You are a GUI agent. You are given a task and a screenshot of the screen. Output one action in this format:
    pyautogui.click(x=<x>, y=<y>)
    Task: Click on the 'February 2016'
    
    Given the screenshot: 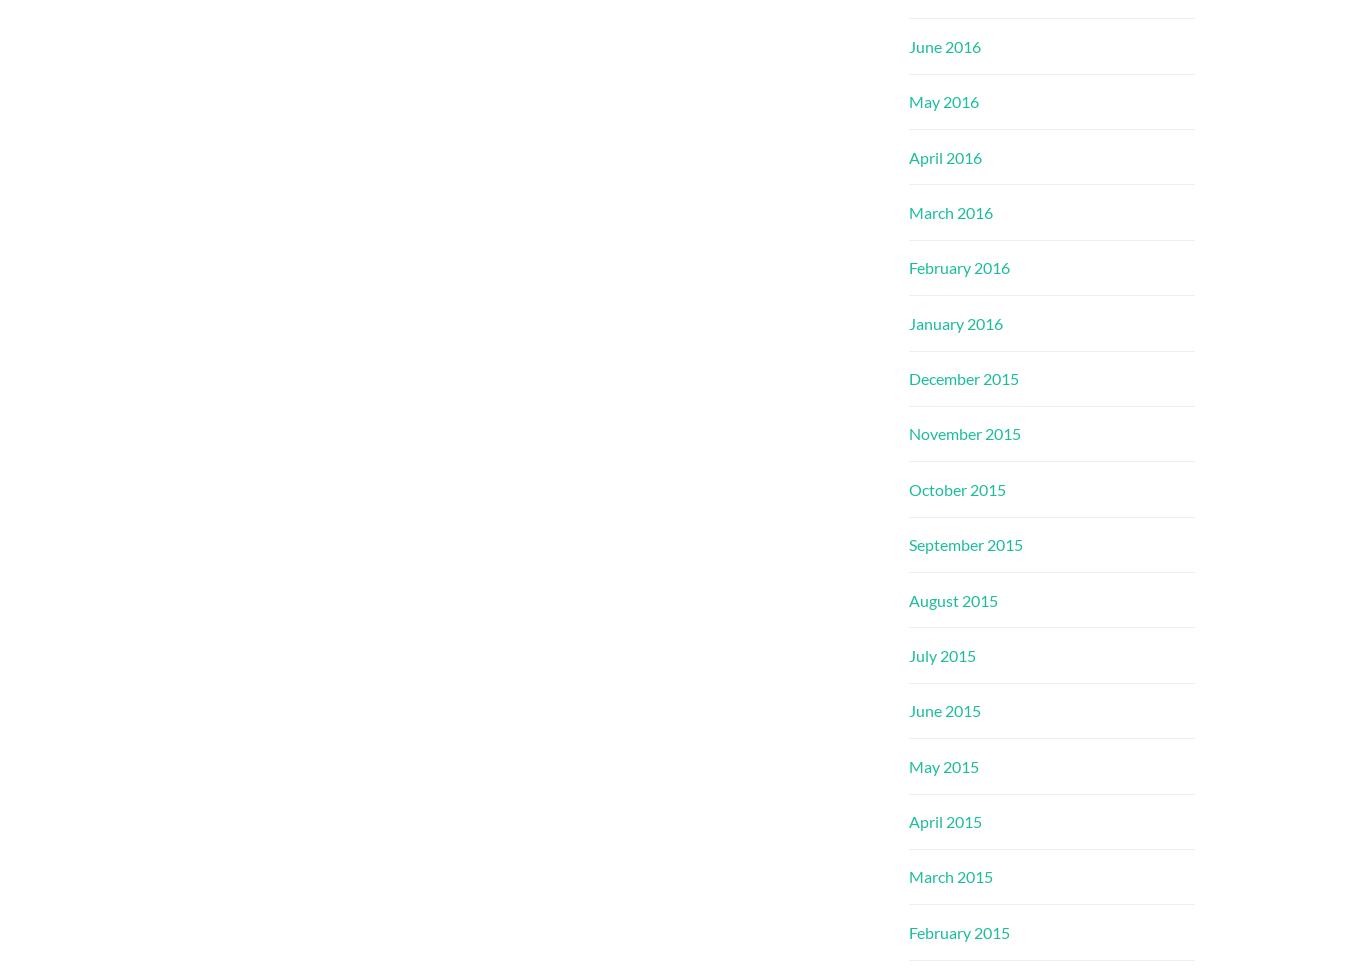 What is the action you would take?
    pyautogui.click(x=958, y=266)
    